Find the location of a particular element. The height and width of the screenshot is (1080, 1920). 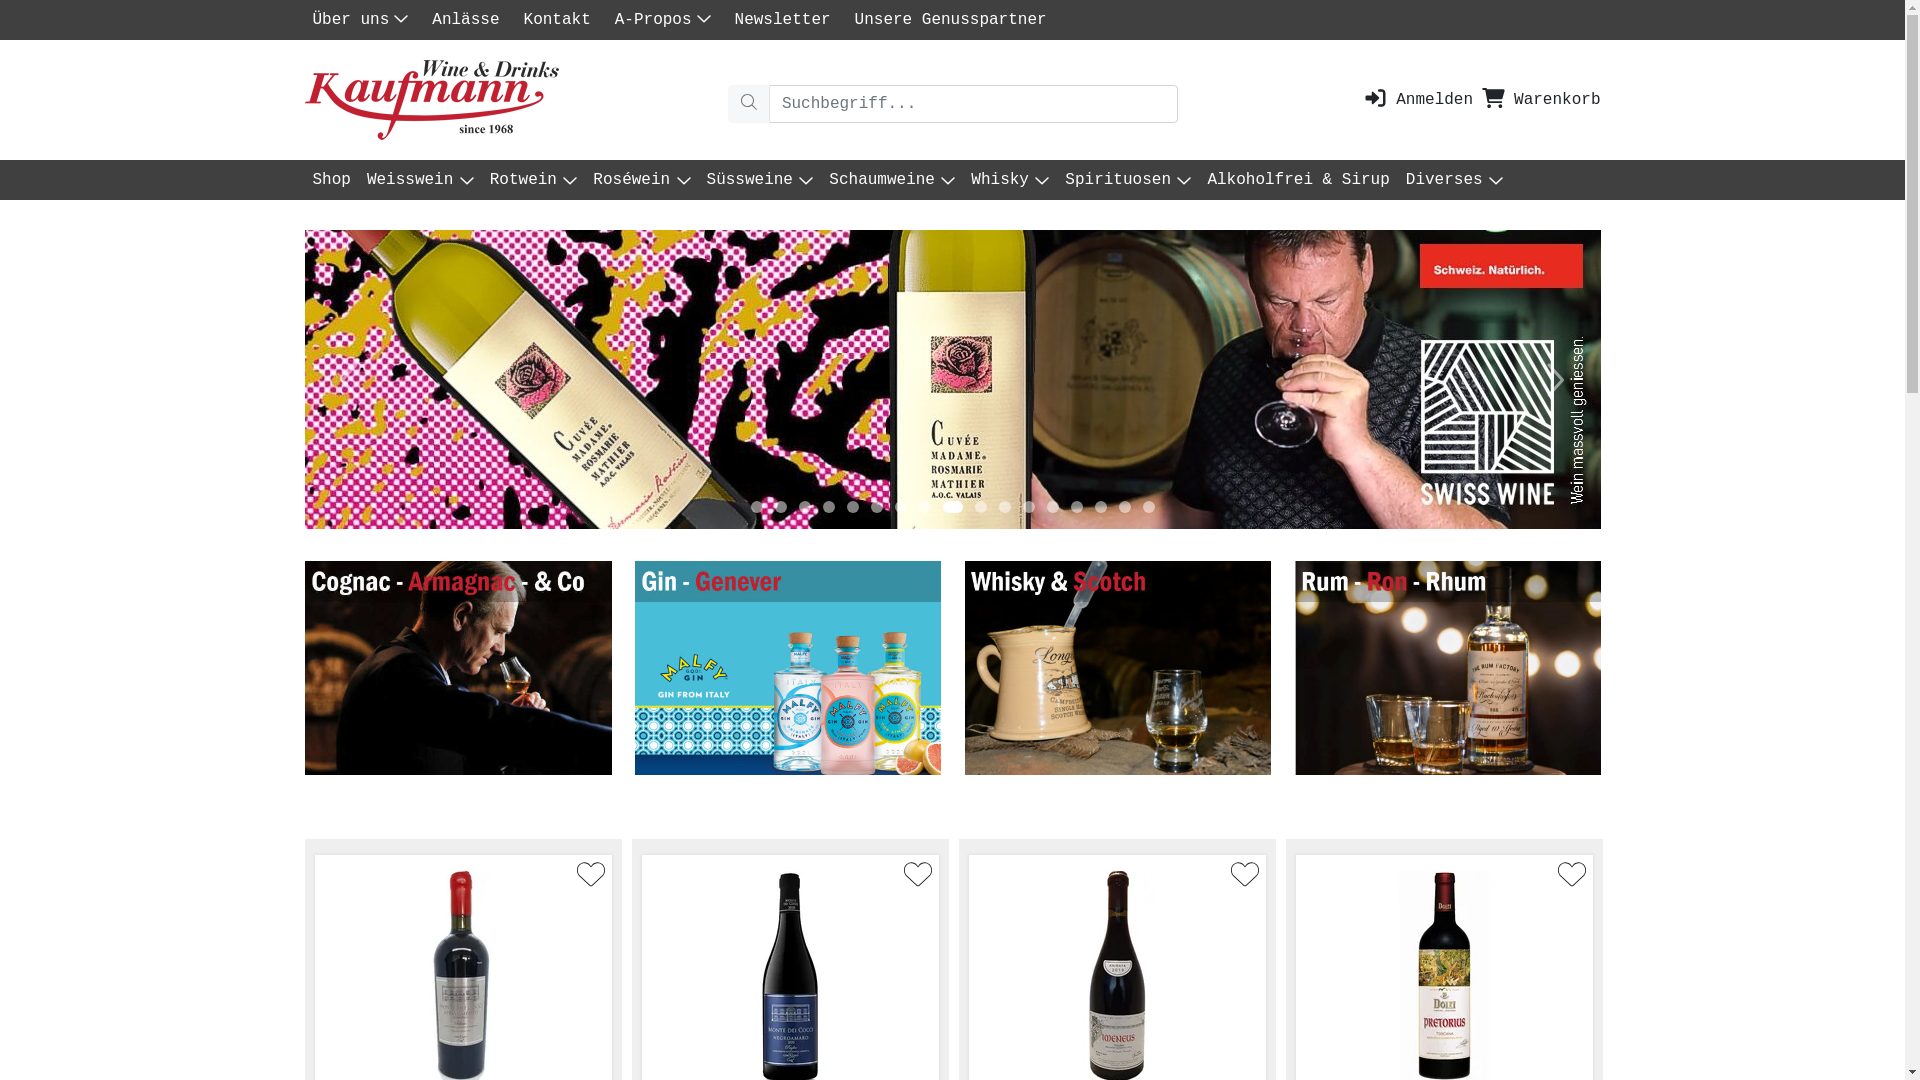

'Previous' is located at coordinates (302, 379).